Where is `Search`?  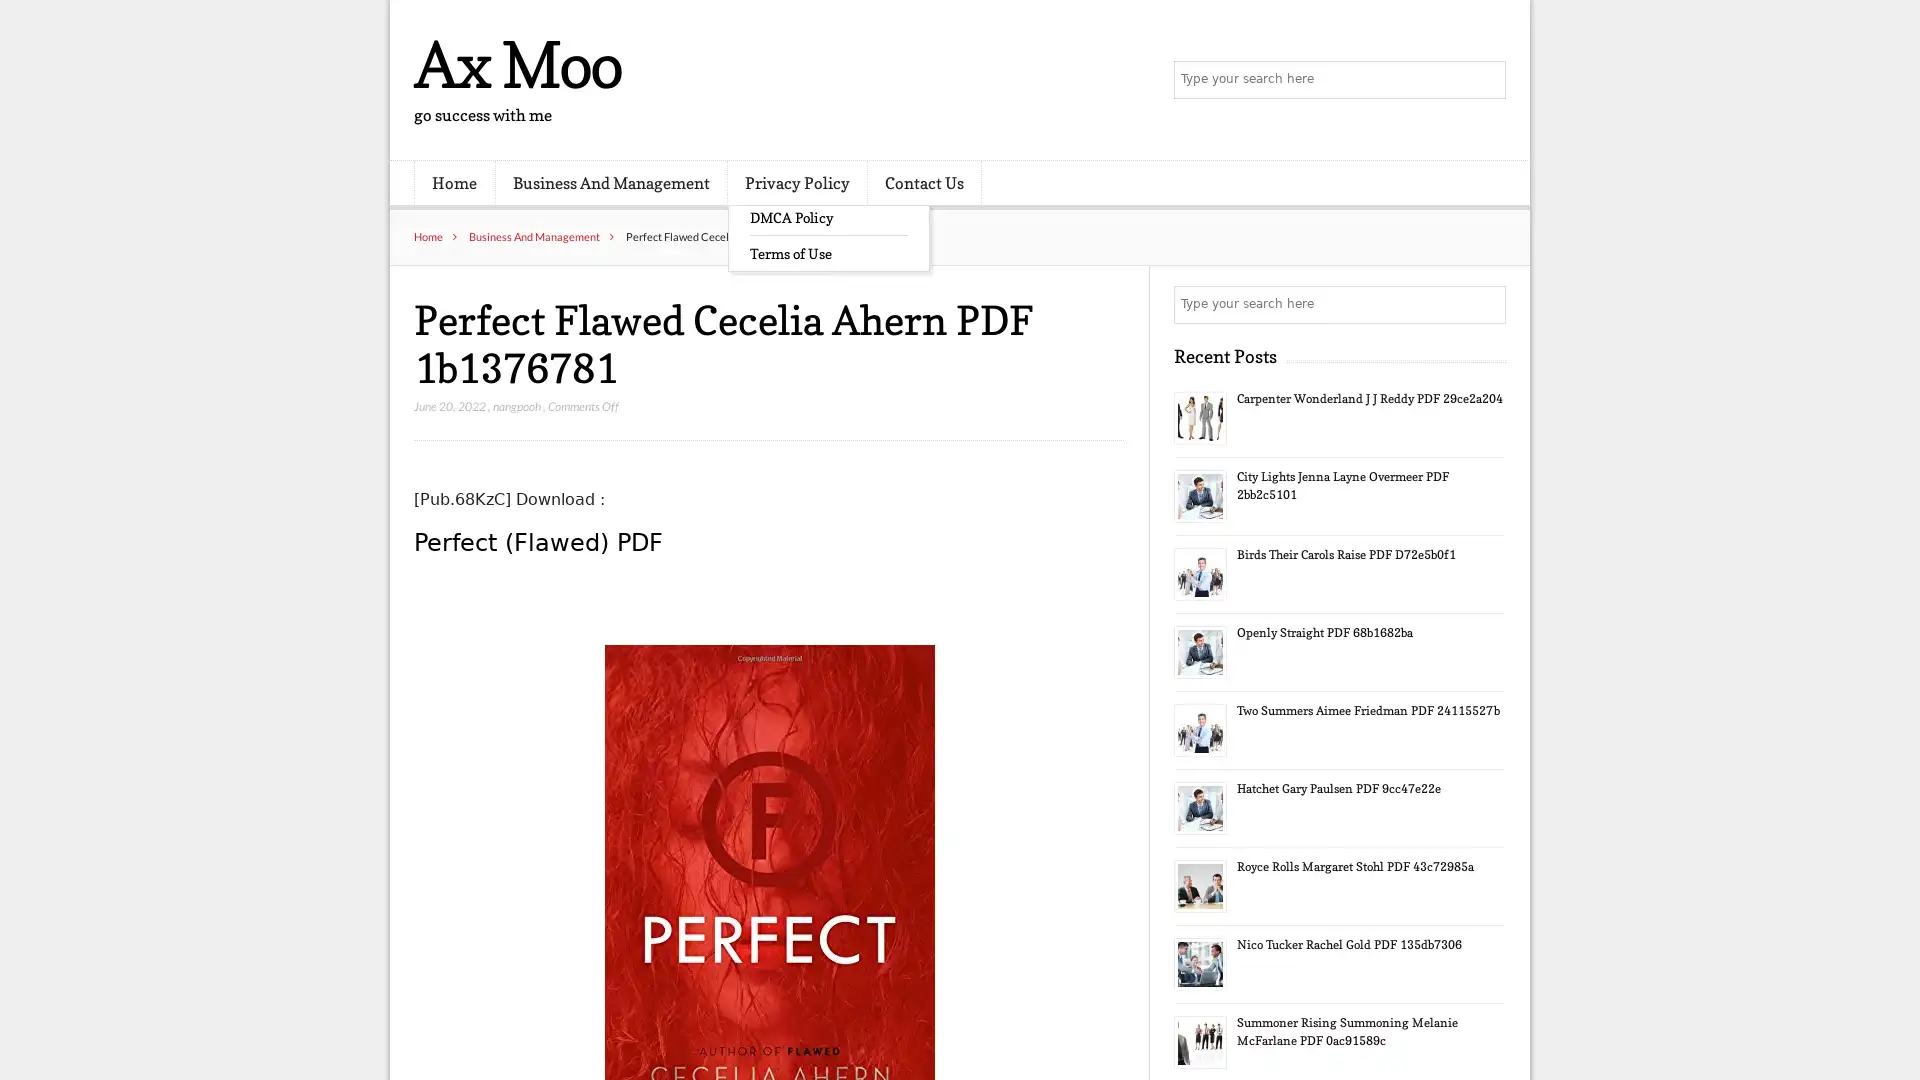
Search is located at coordinates (1485, 304).